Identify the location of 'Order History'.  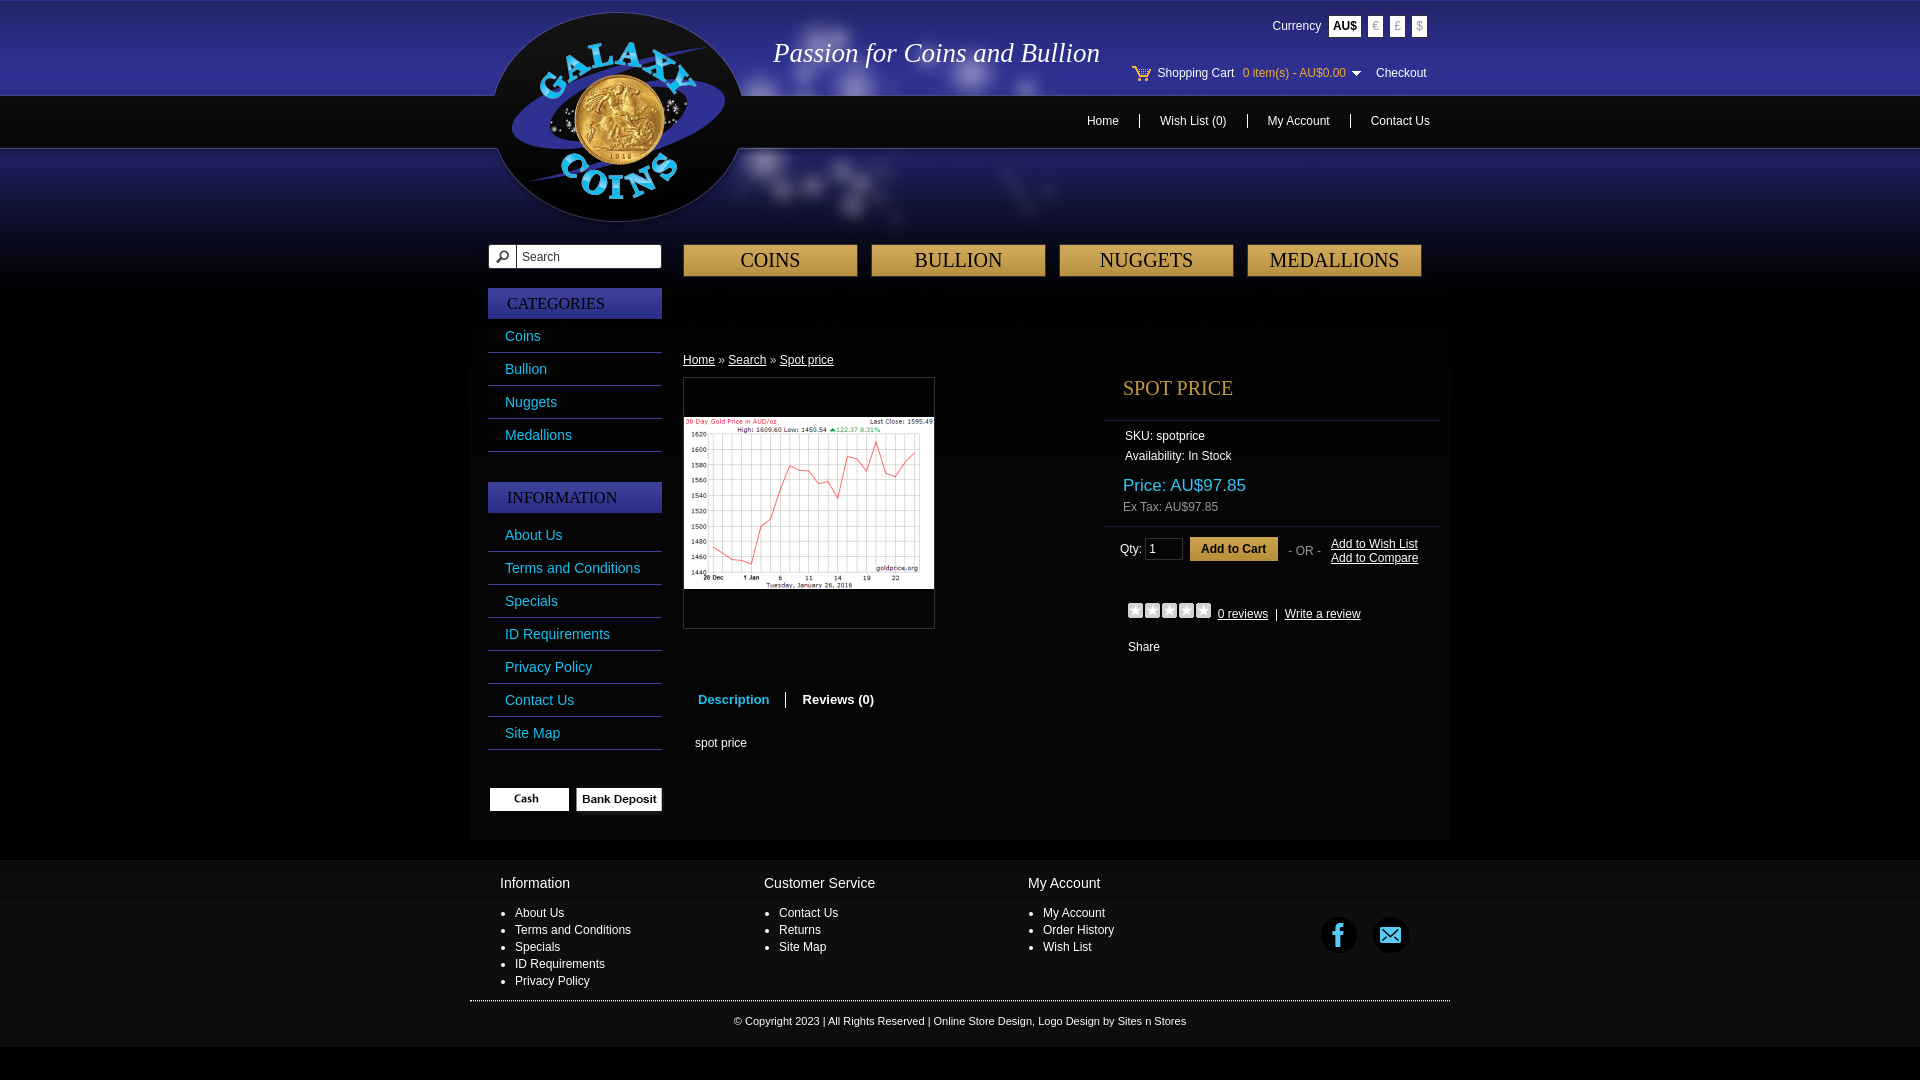
(1077, 929).